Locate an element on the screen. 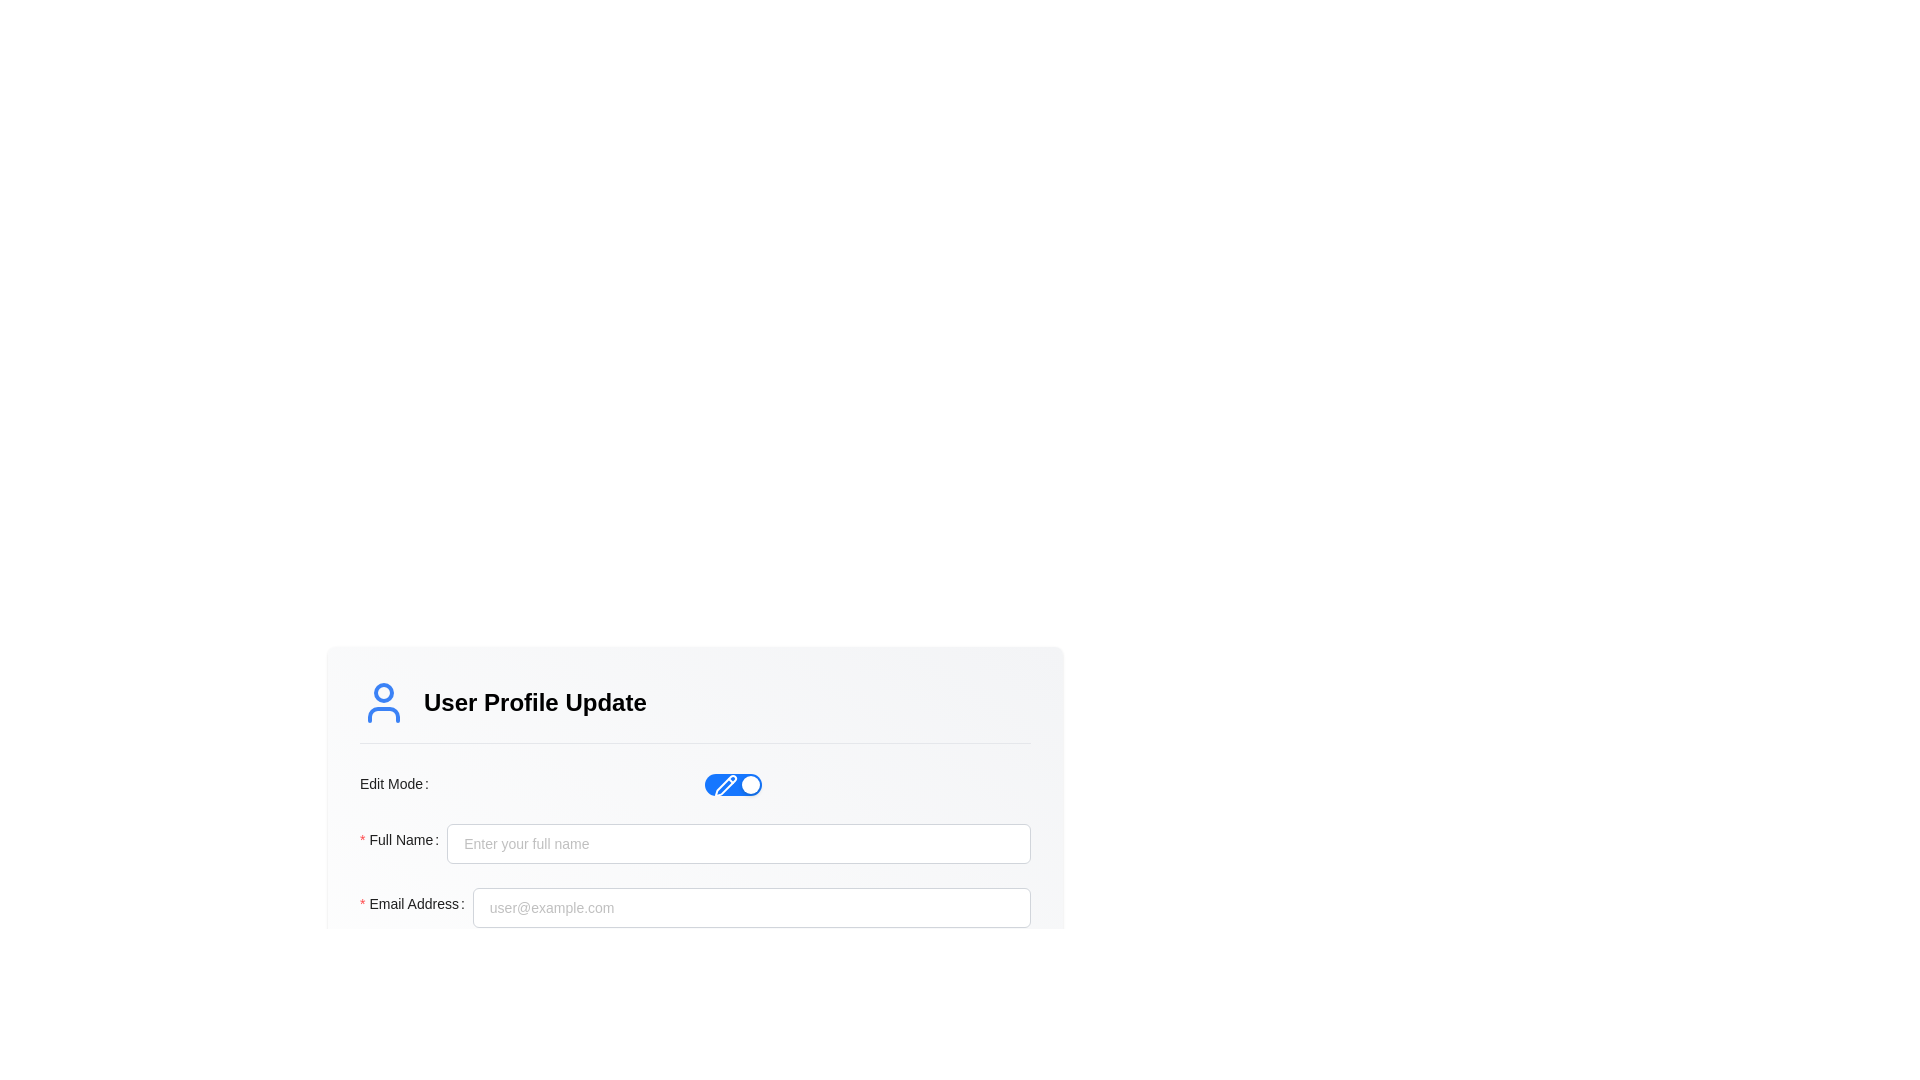 Image resolution: width=1920 pixels, height=1080 pixels. the confirmation button located at the bottom of the 'User Profile Update' form, which applies changes made in the form is located at coordinates (695, 974).